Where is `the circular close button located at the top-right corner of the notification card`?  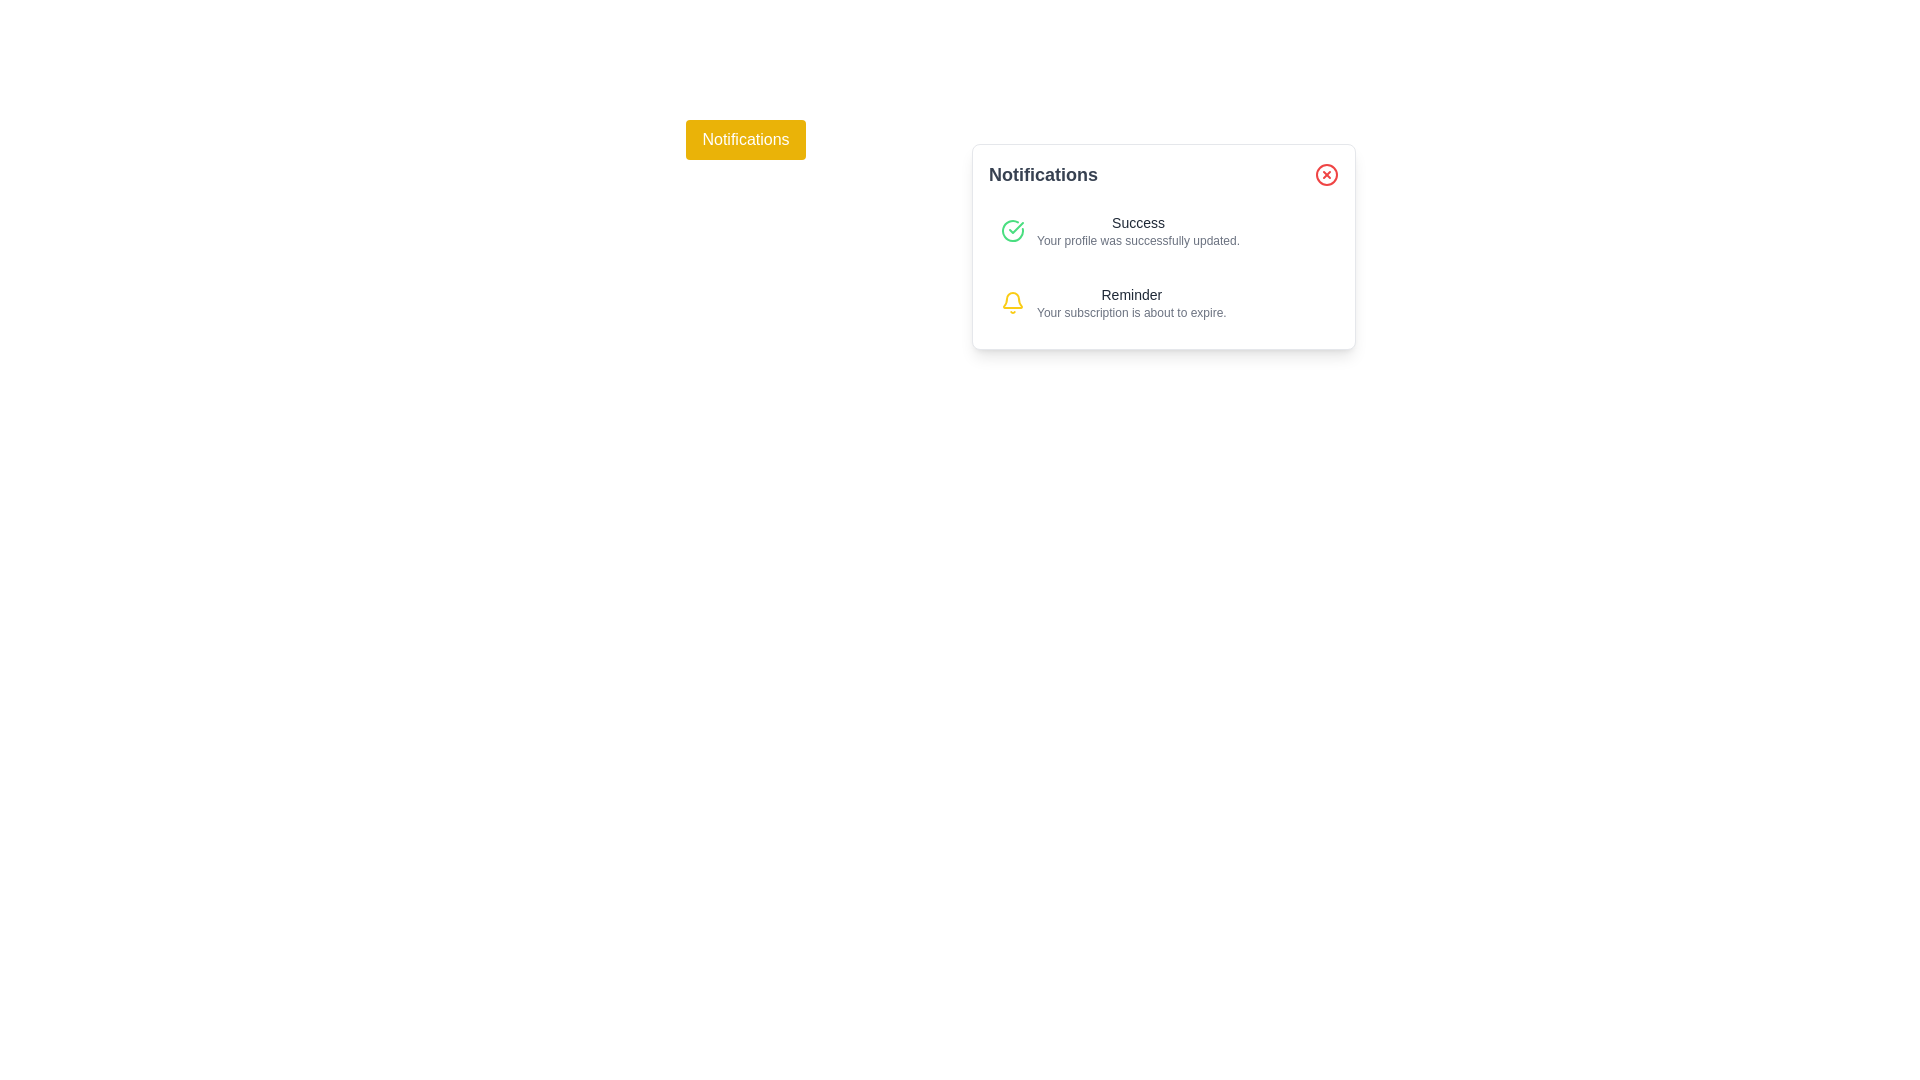
the circular close button located at the top-right corner of the notification card is located at coordinates (1326, 173).